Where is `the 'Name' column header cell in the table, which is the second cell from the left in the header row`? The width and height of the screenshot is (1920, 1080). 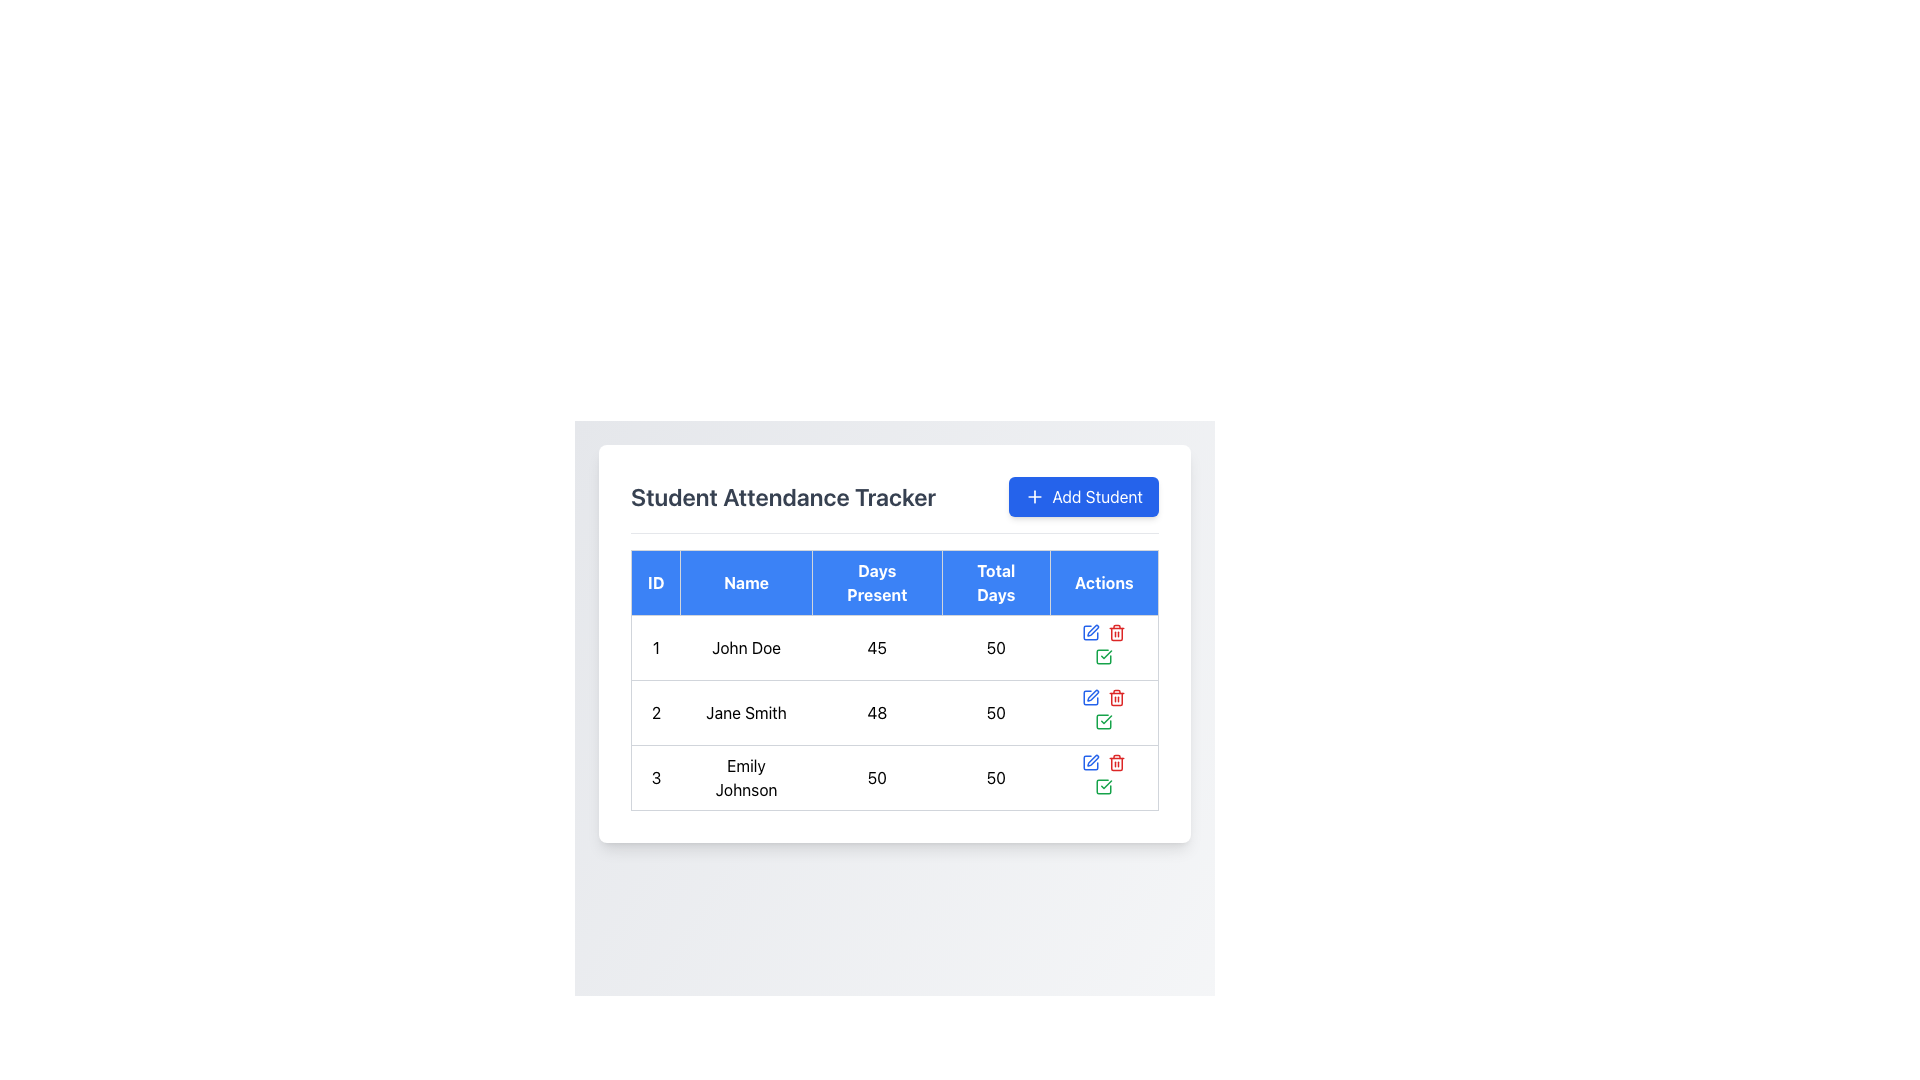 the 'Name' column header cell in the table, which is the second cell from the left in the header row is located at coordinates (745, 582).